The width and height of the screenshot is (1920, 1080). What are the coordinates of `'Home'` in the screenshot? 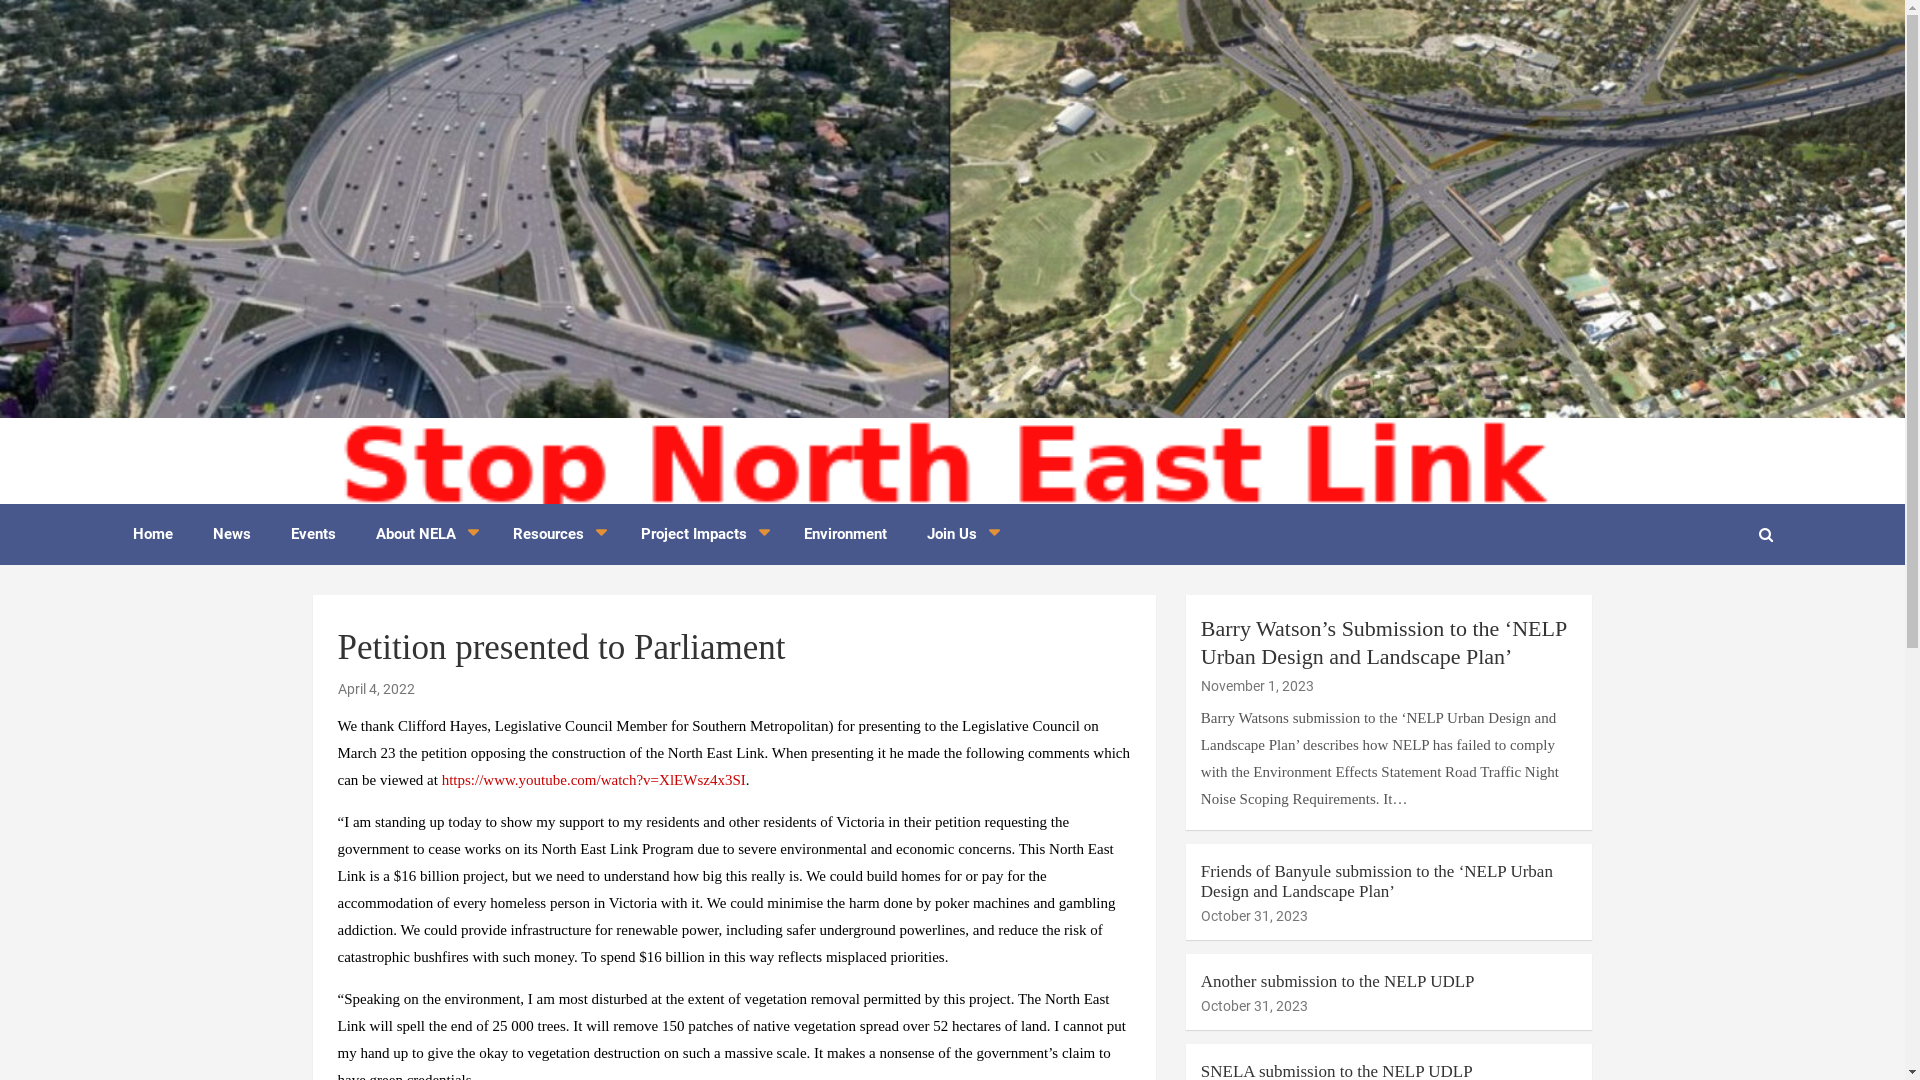 It's located at (110, 533).